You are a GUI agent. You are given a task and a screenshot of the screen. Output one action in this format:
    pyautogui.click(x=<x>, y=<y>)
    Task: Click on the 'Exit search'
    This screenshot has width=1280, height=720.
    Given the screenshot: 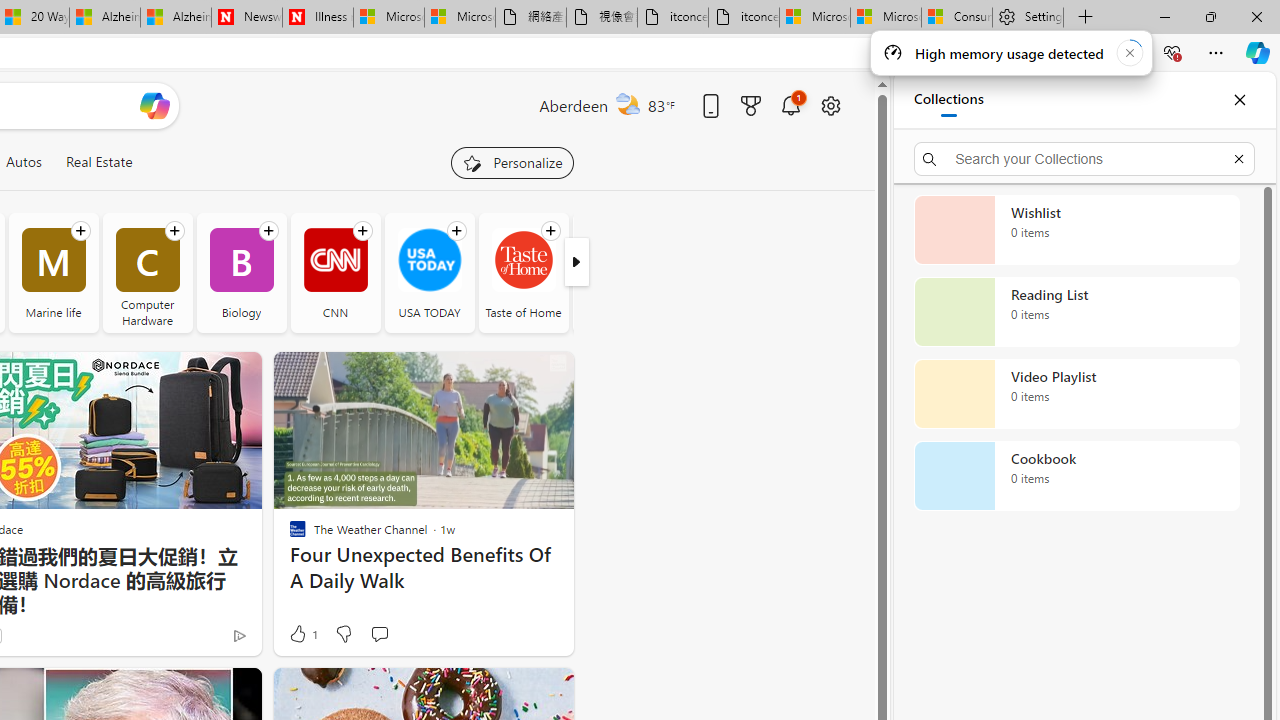 What is the action you would take?
    pyautogui.click(x=1238, y=158)
    